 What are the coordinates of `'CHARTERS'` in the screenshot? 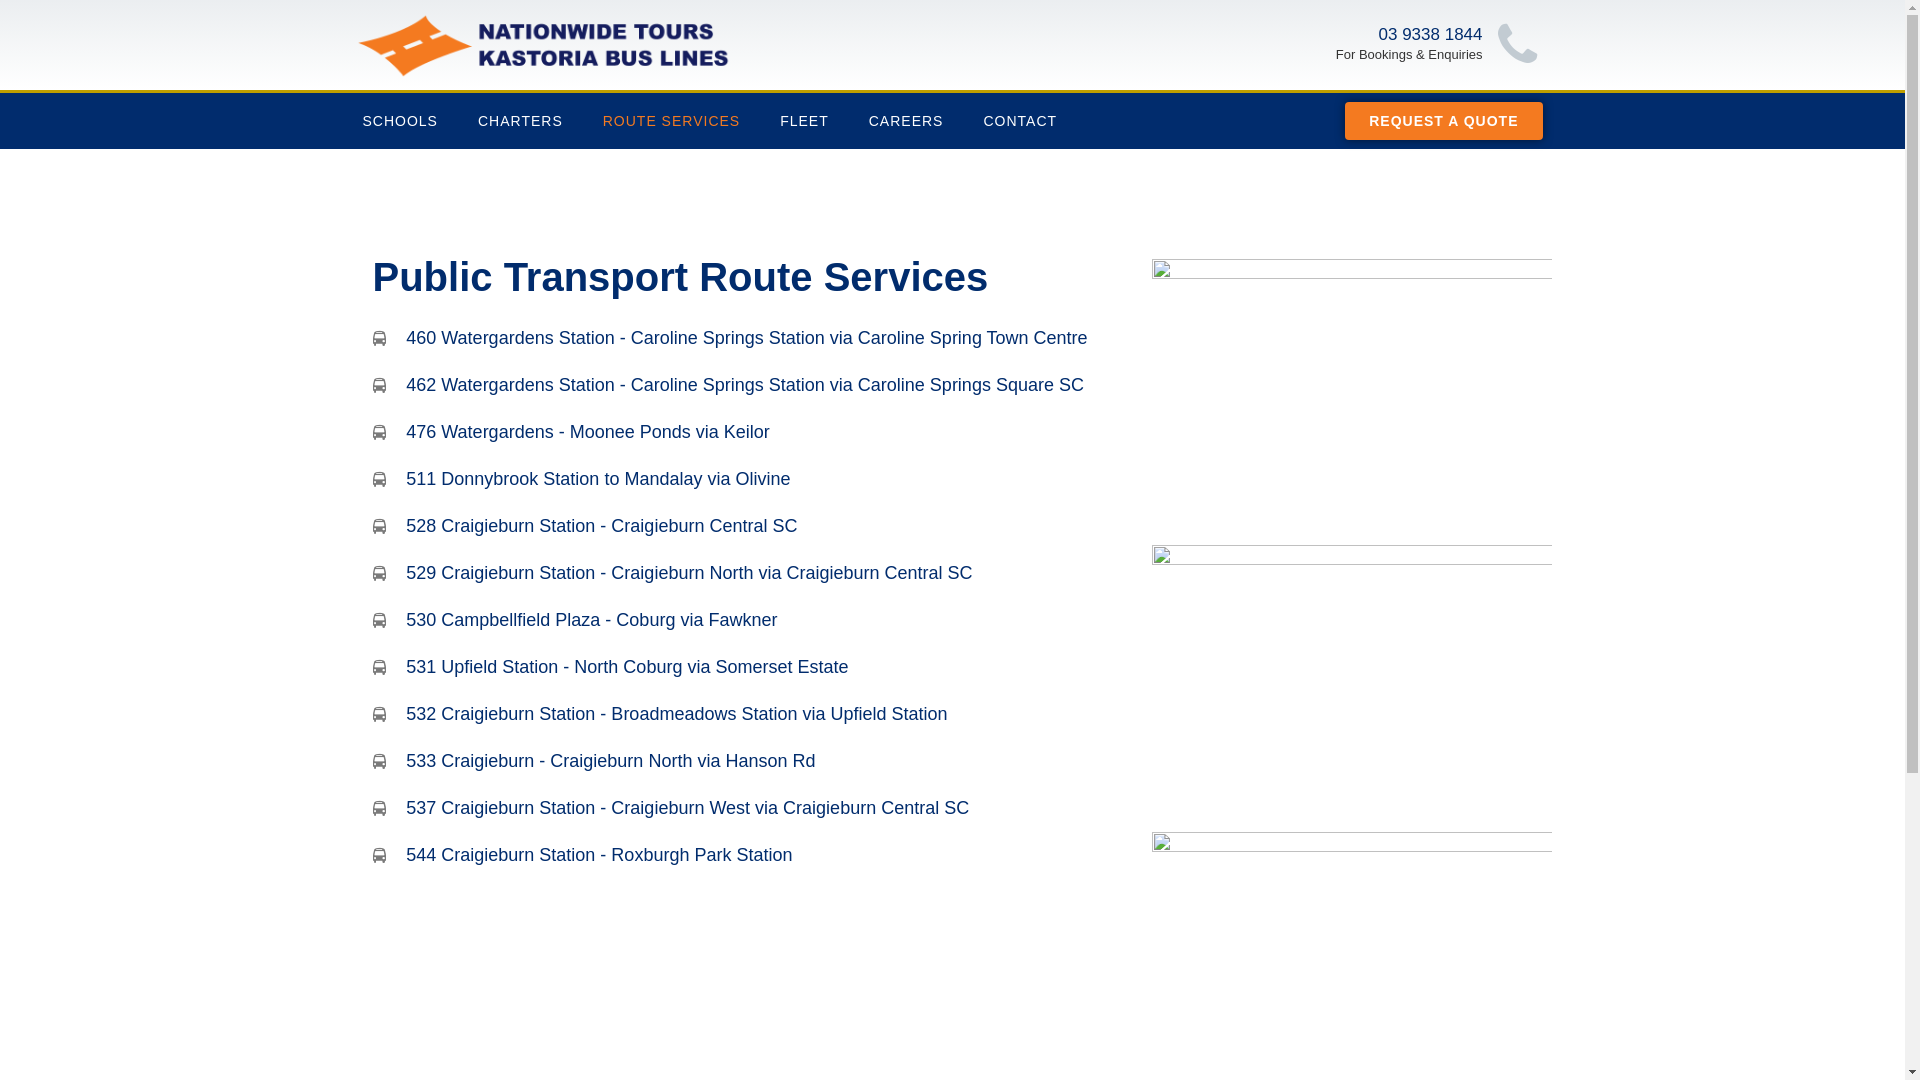 It's located at (520, 120).